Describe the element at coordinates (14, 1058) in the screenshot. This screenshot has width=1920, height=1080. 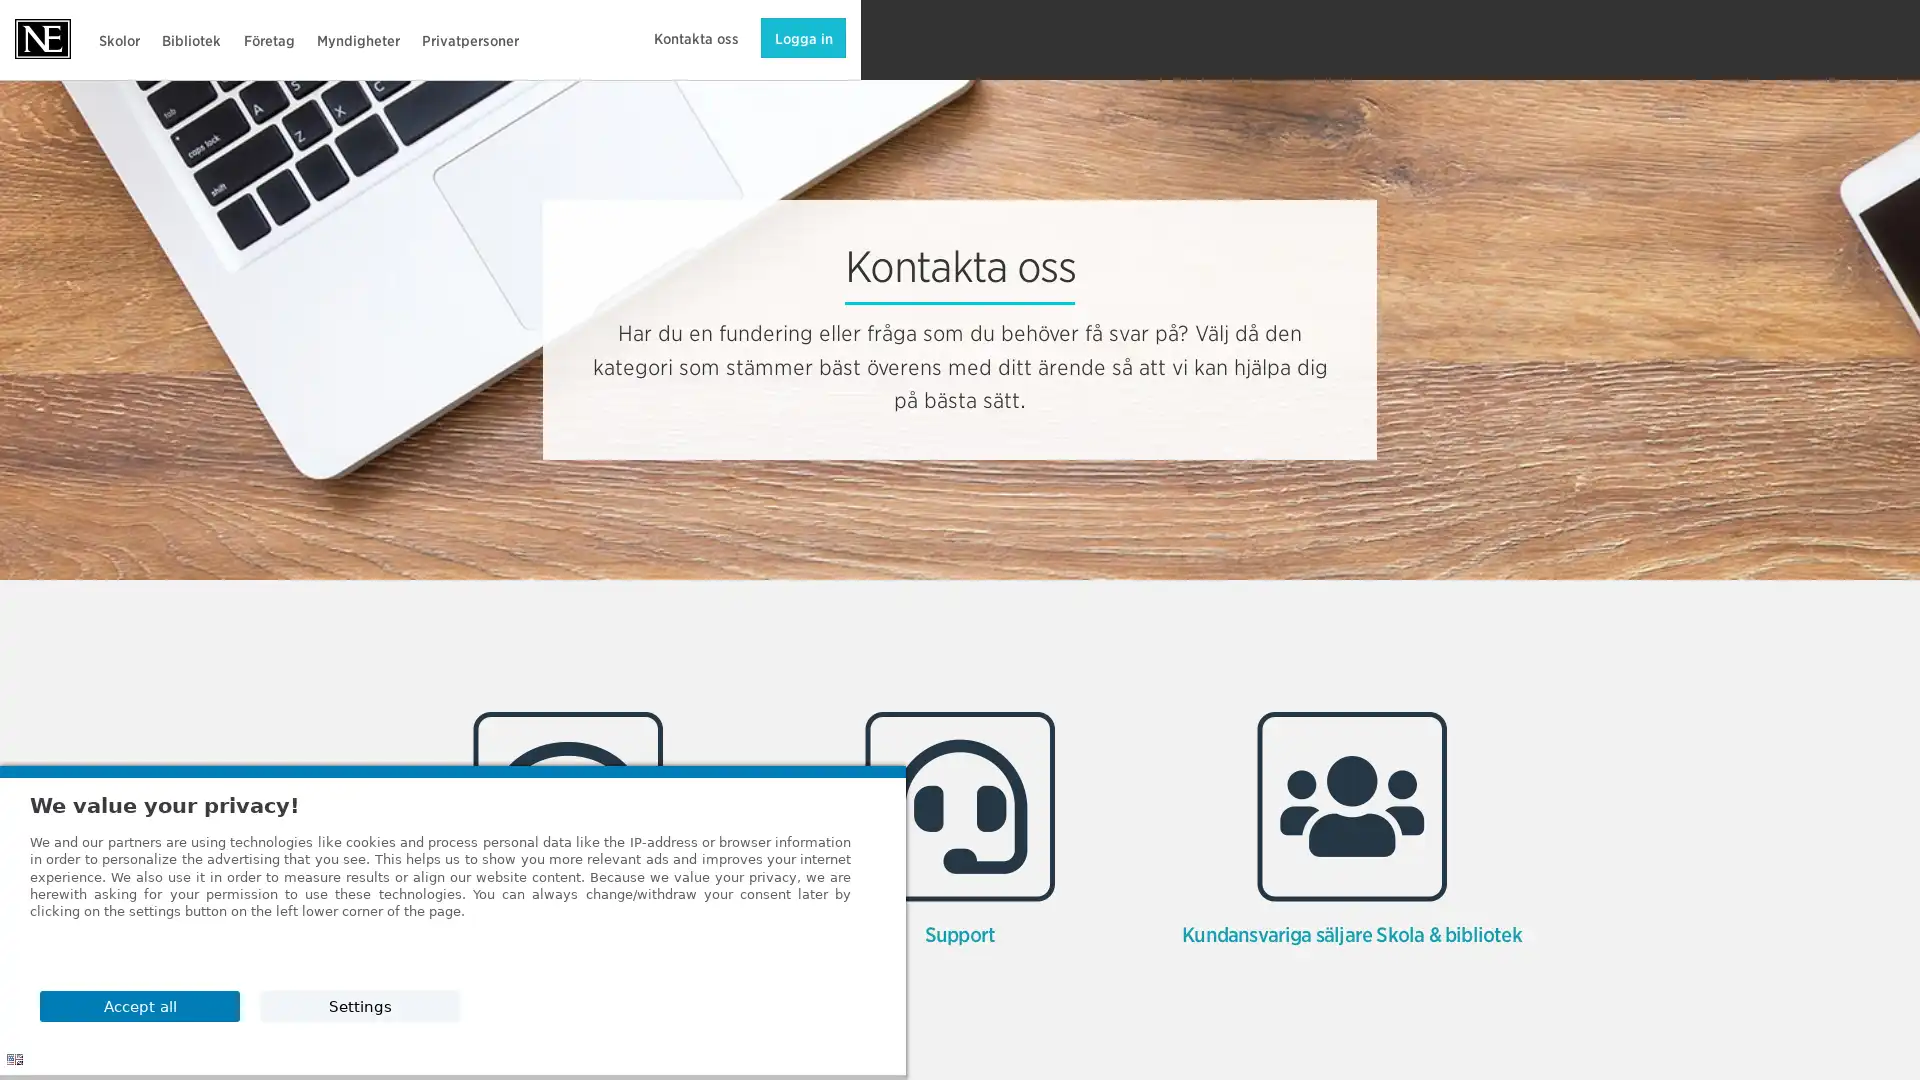
I see `Language: en` at that location.